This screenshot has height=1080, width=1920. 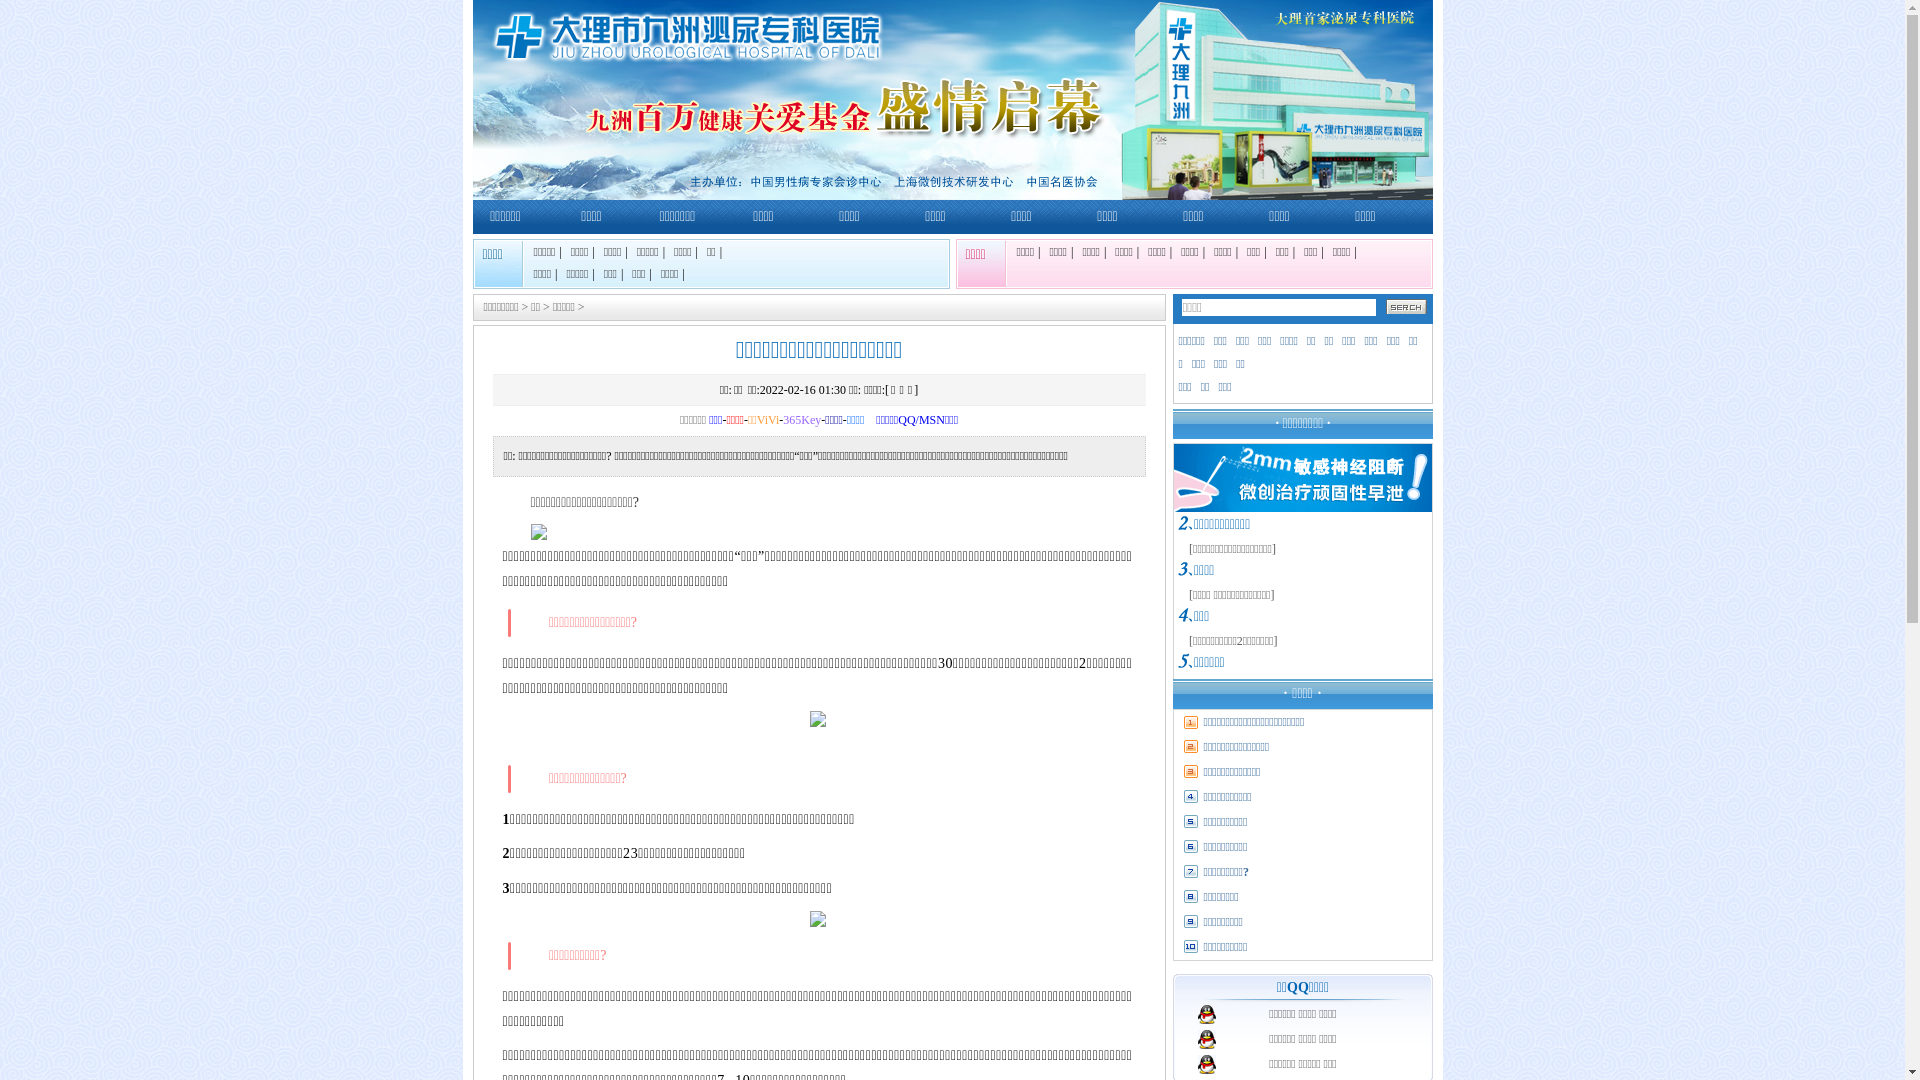 I want to click on '365Key', so click(x=801, y=419).